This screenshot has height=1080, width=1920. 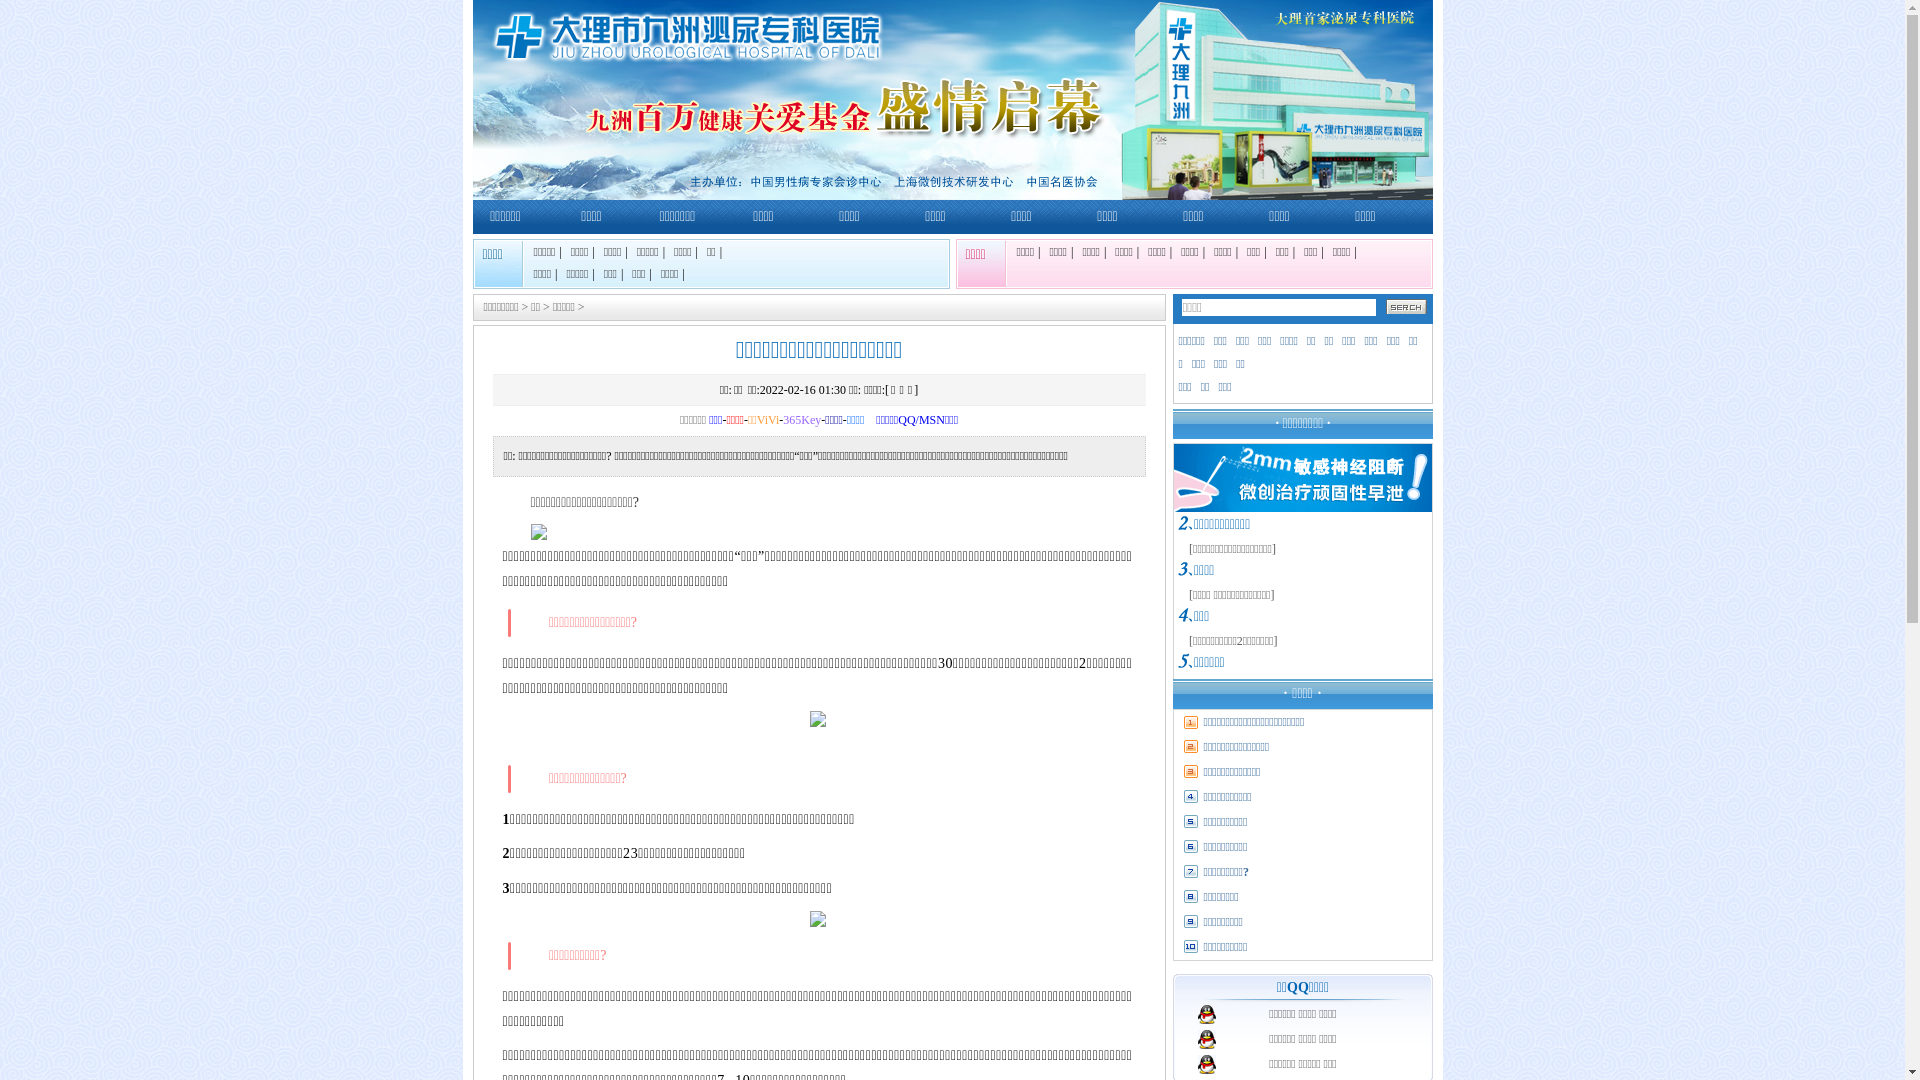 I want to click on '365Key', so click(x=801, y=419).